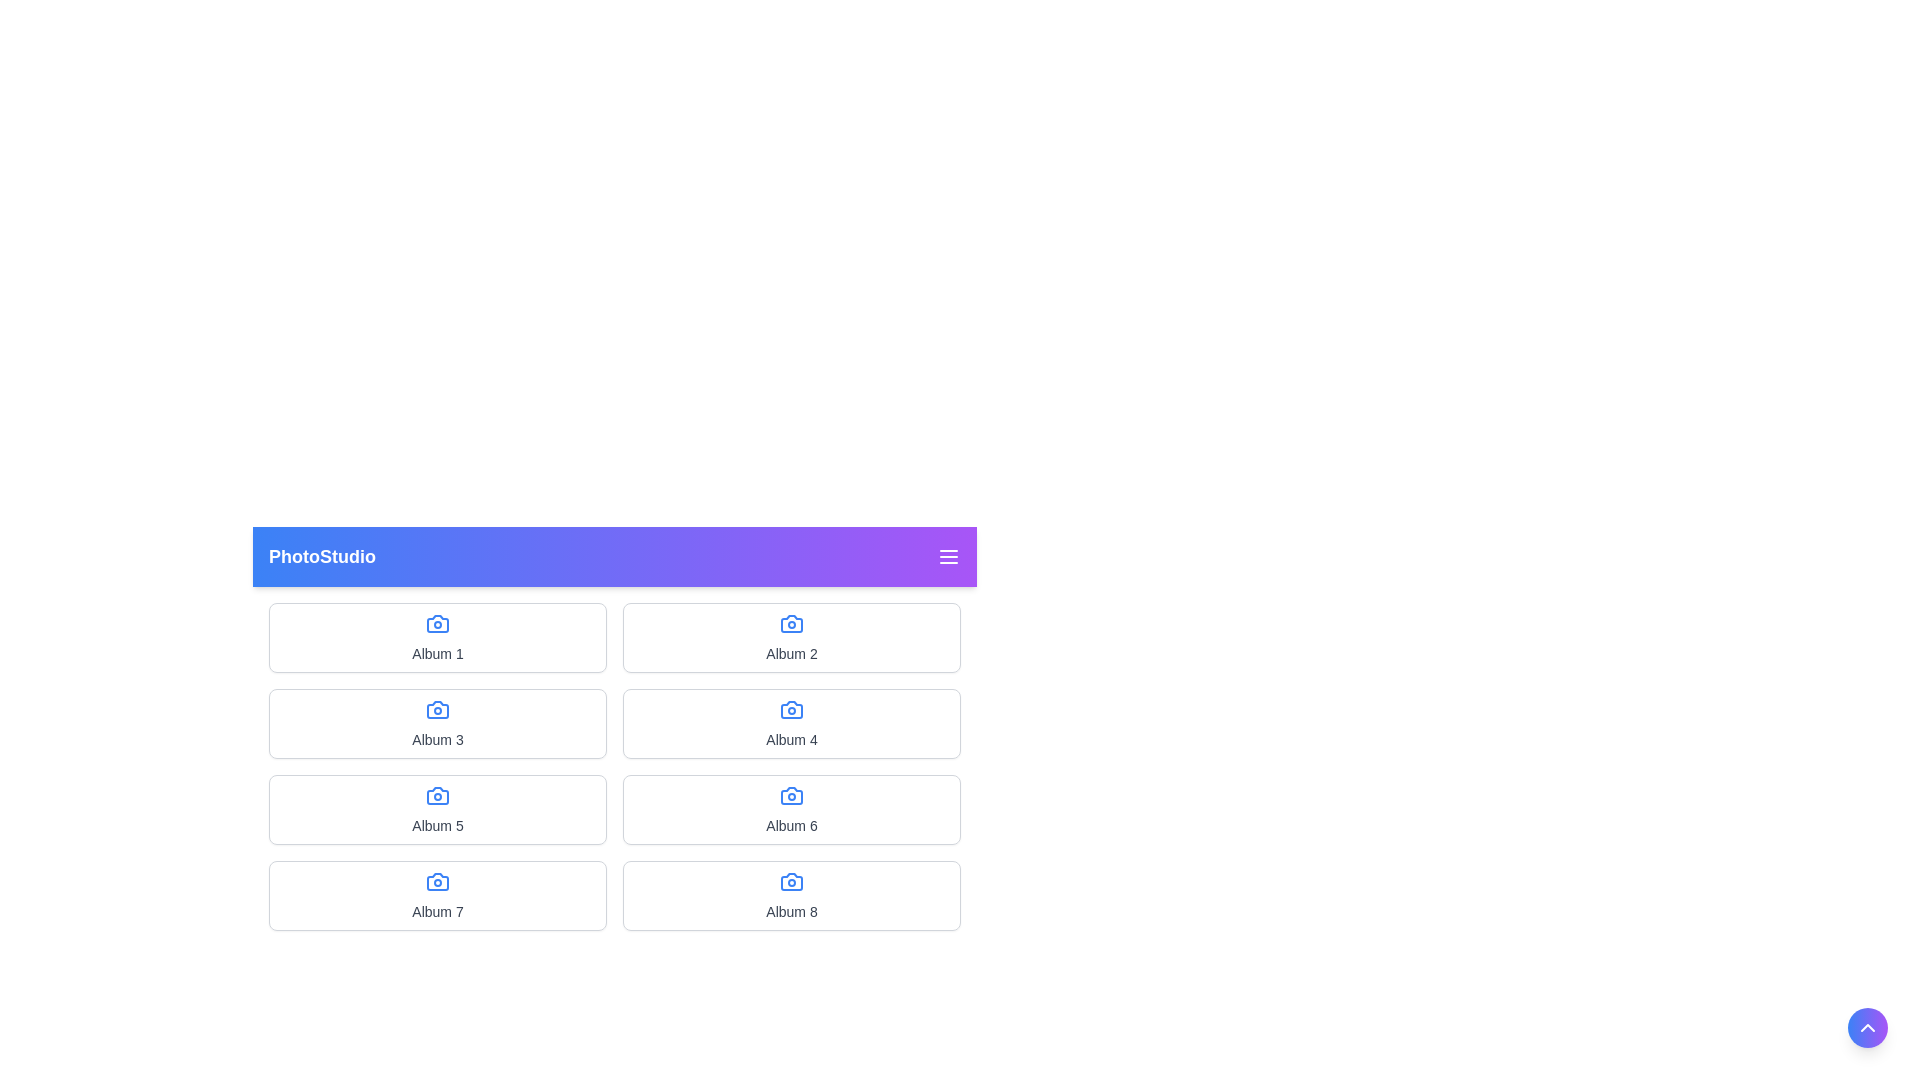  What do you see at coordinates (791, 825) in the screenshot?
I see `text label that identifies the album in the card located in the second row and second column of the grid layout` at bounding box center [791, 825].